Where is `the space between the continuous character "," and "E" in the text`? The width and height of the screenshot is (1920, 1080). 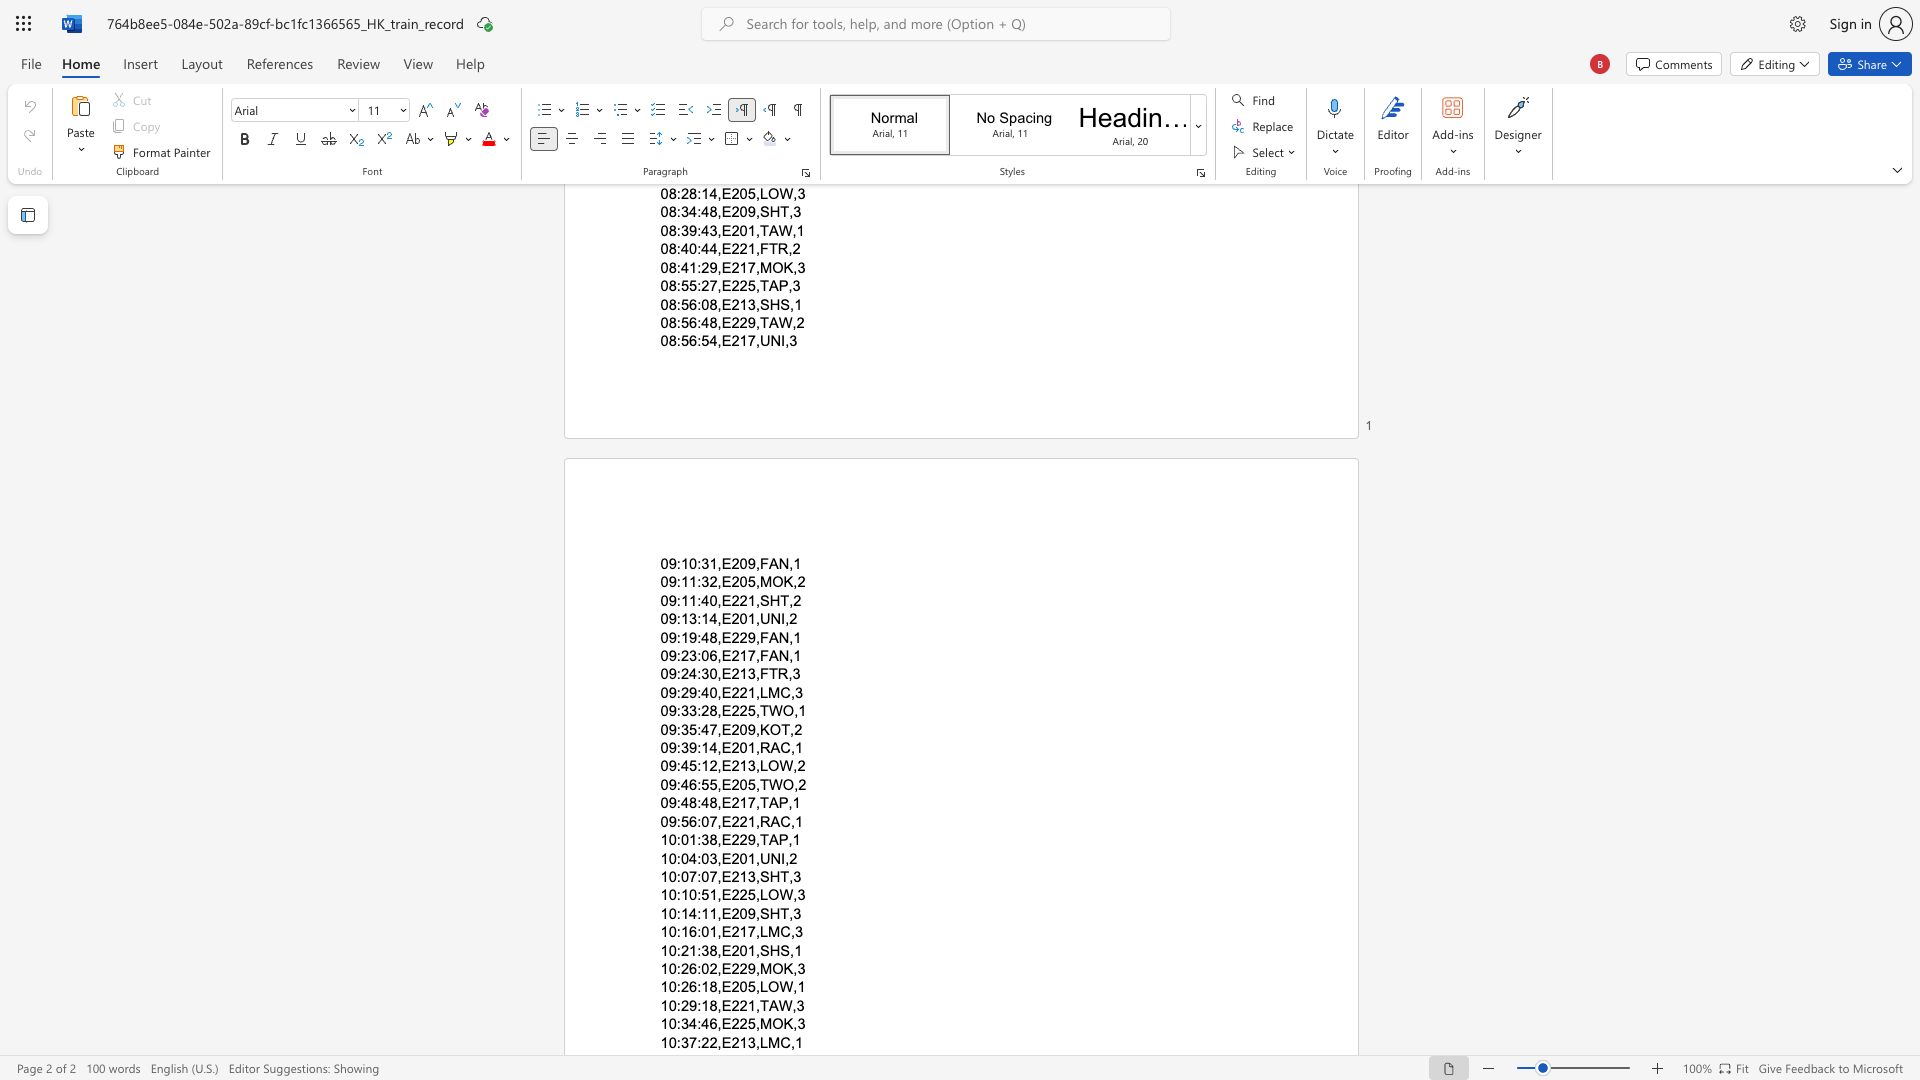
the space between the continuous character "," and "E" in the text is located at coordinates (722, 857).